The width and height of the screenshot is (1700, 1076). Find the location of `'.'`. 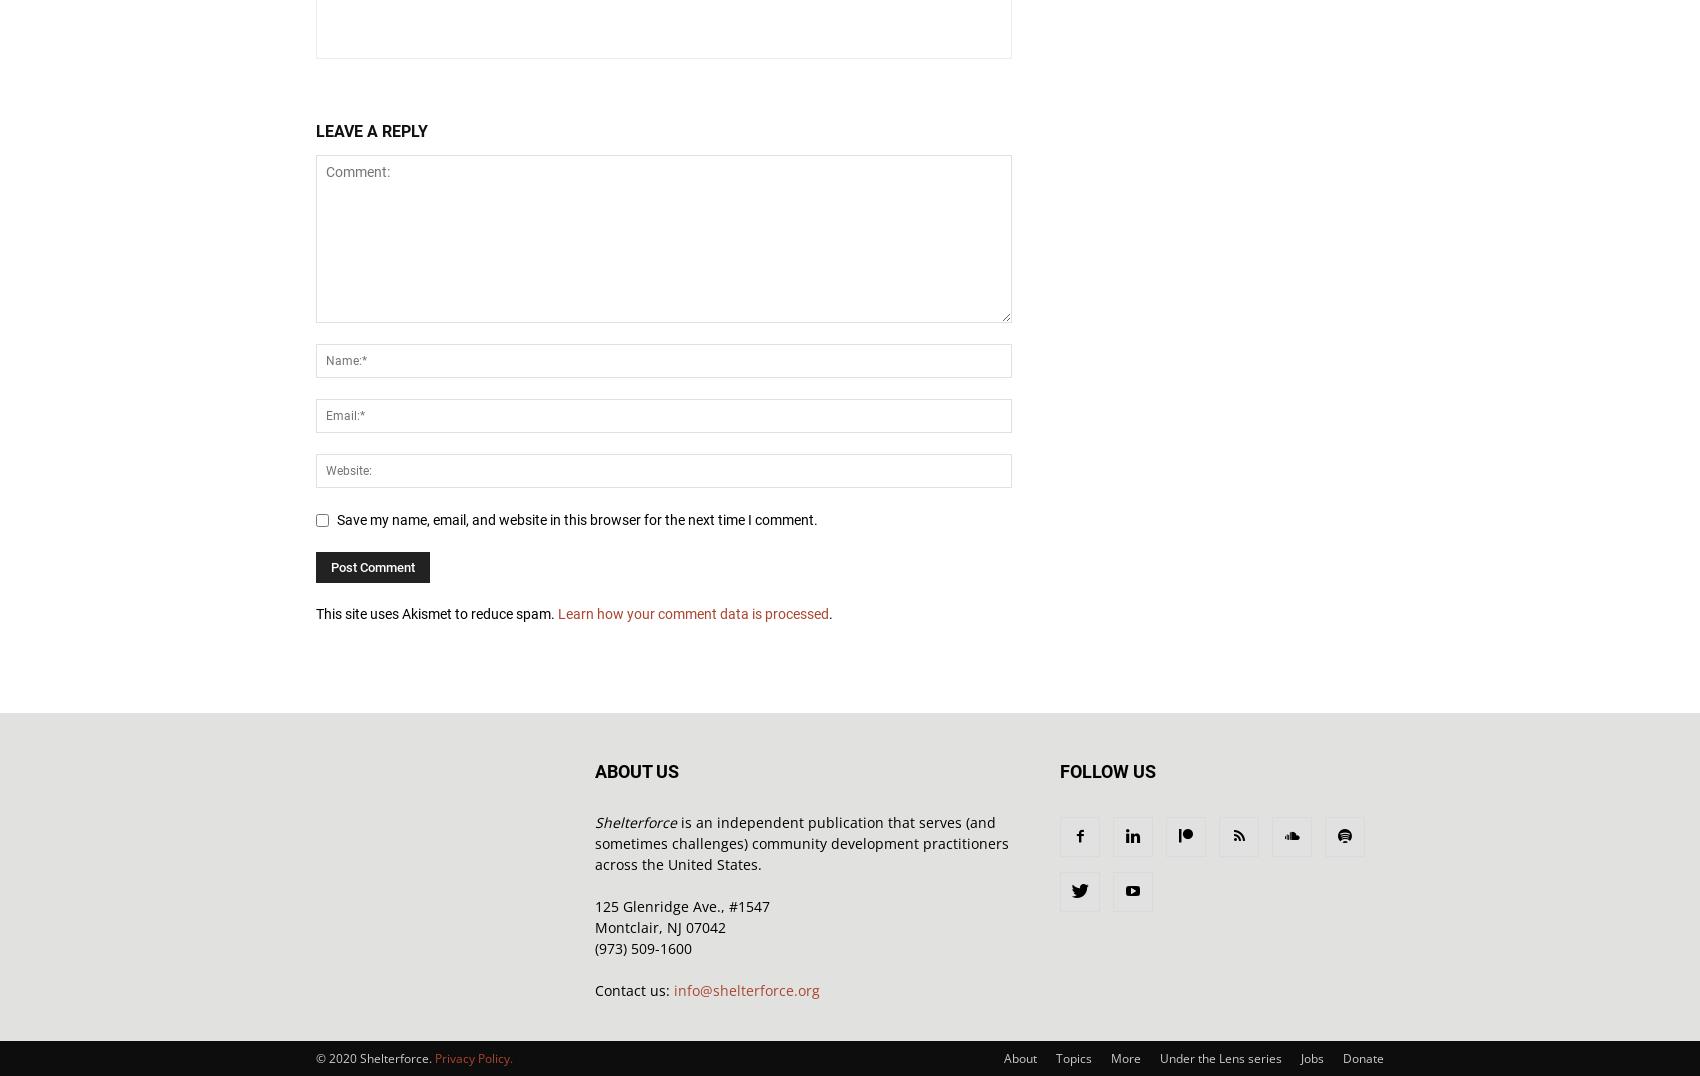

'.' is located at coordinates (829, 613).